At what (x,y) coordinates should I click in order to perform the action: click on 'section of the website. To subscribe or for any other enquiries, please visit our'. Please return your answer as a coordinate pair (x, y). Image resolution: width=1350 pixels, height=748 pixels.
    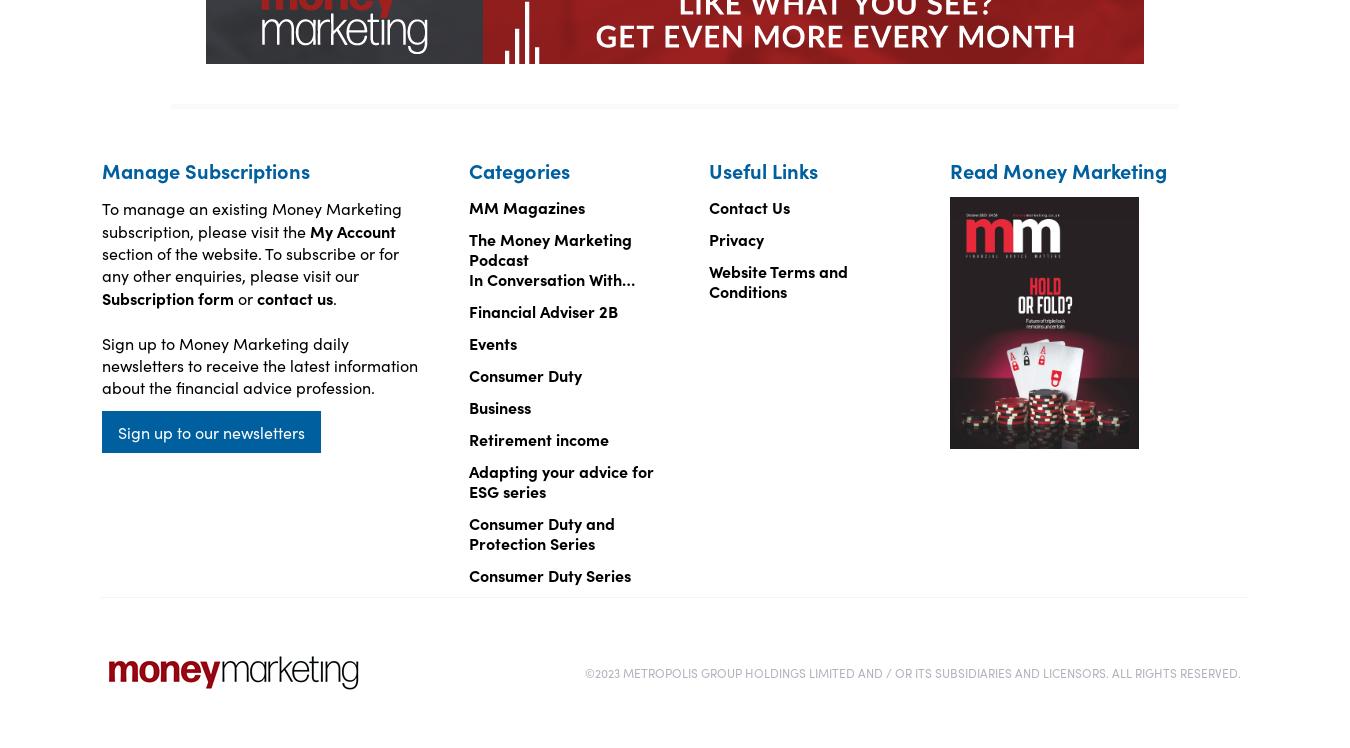
    Looking at the image, I should click on (248, 262).